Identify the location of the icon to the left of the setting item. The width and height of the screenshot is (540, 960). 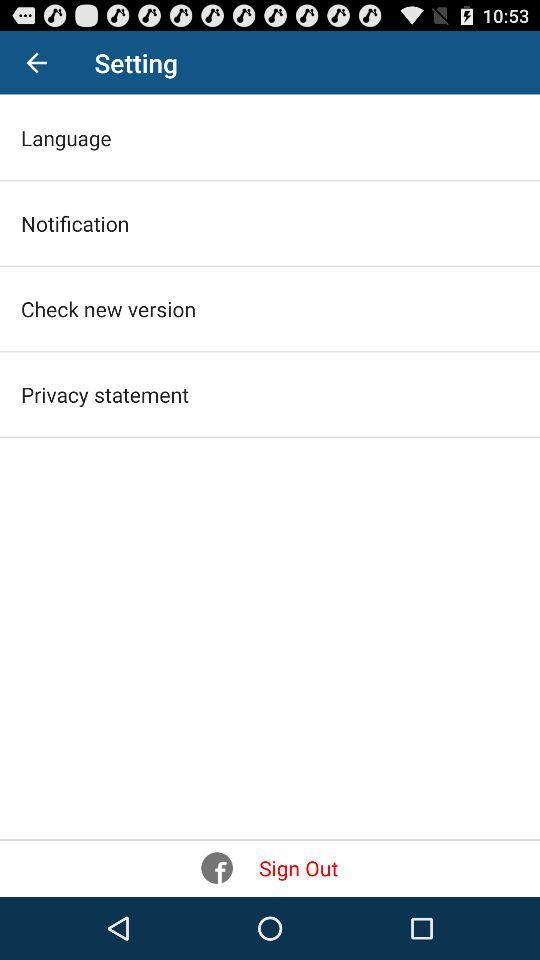
(36, 62).